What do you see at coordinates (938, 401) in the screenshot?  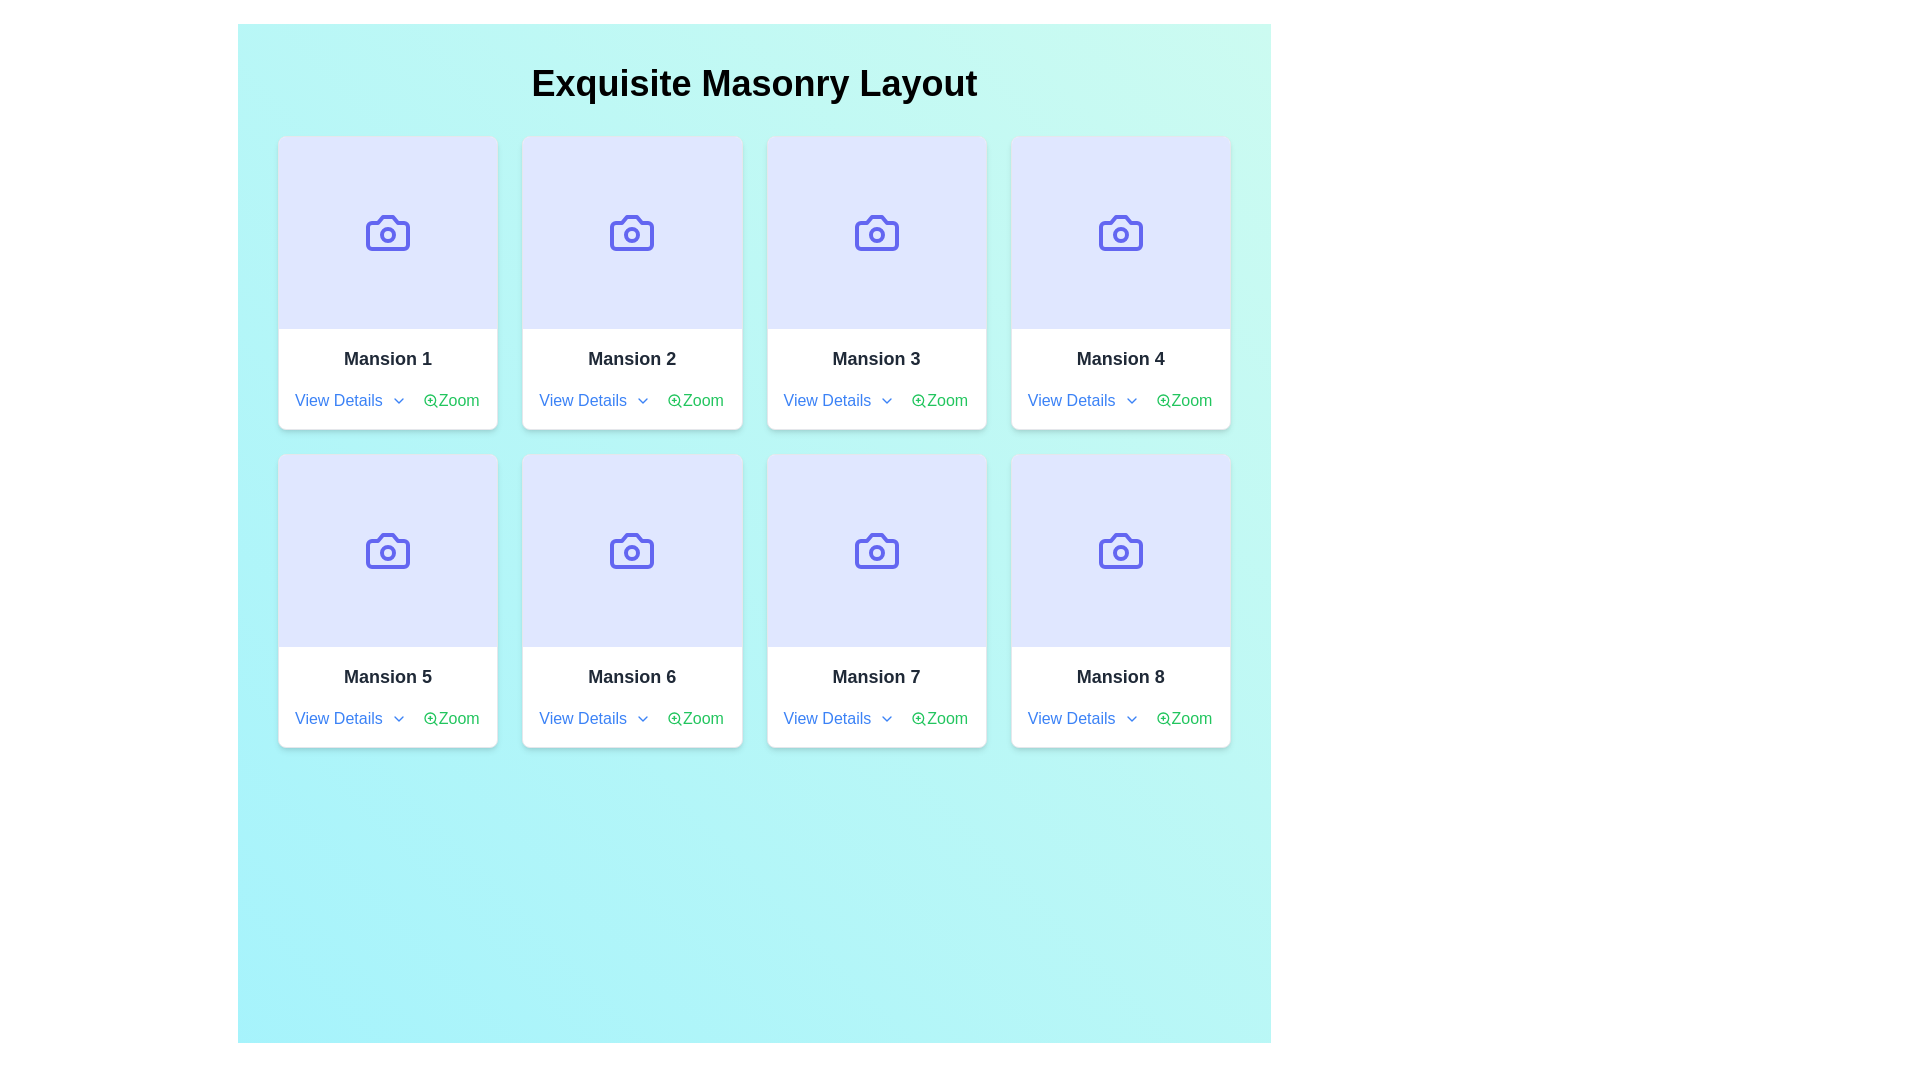 I see `the interactive link labeled 'Zoom' styled in green text, located within the 'Mansion 3' card` at bounding box center [938, 401].